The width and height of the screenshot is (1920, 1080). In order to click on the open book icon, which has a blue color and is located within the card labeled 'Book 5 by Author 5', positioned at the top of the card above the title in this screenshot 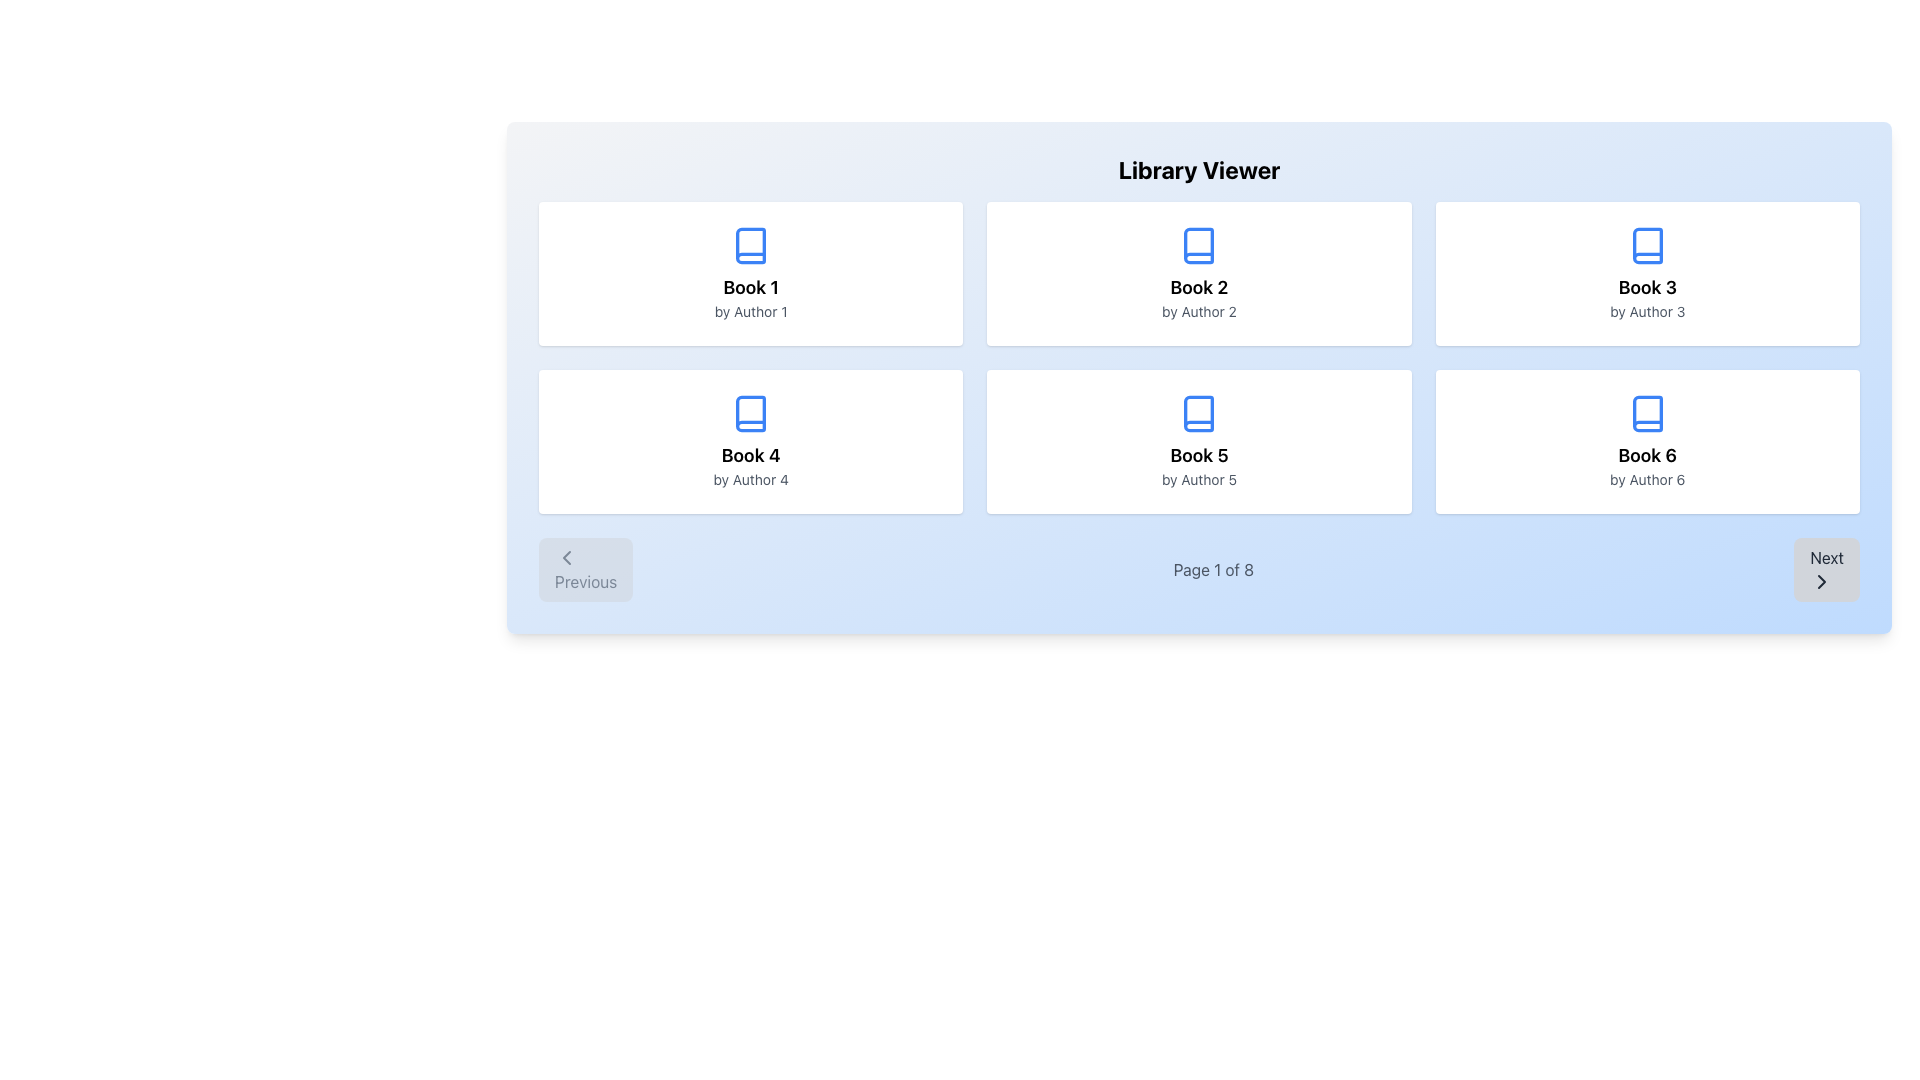, I will do `click(1199, 412)`.